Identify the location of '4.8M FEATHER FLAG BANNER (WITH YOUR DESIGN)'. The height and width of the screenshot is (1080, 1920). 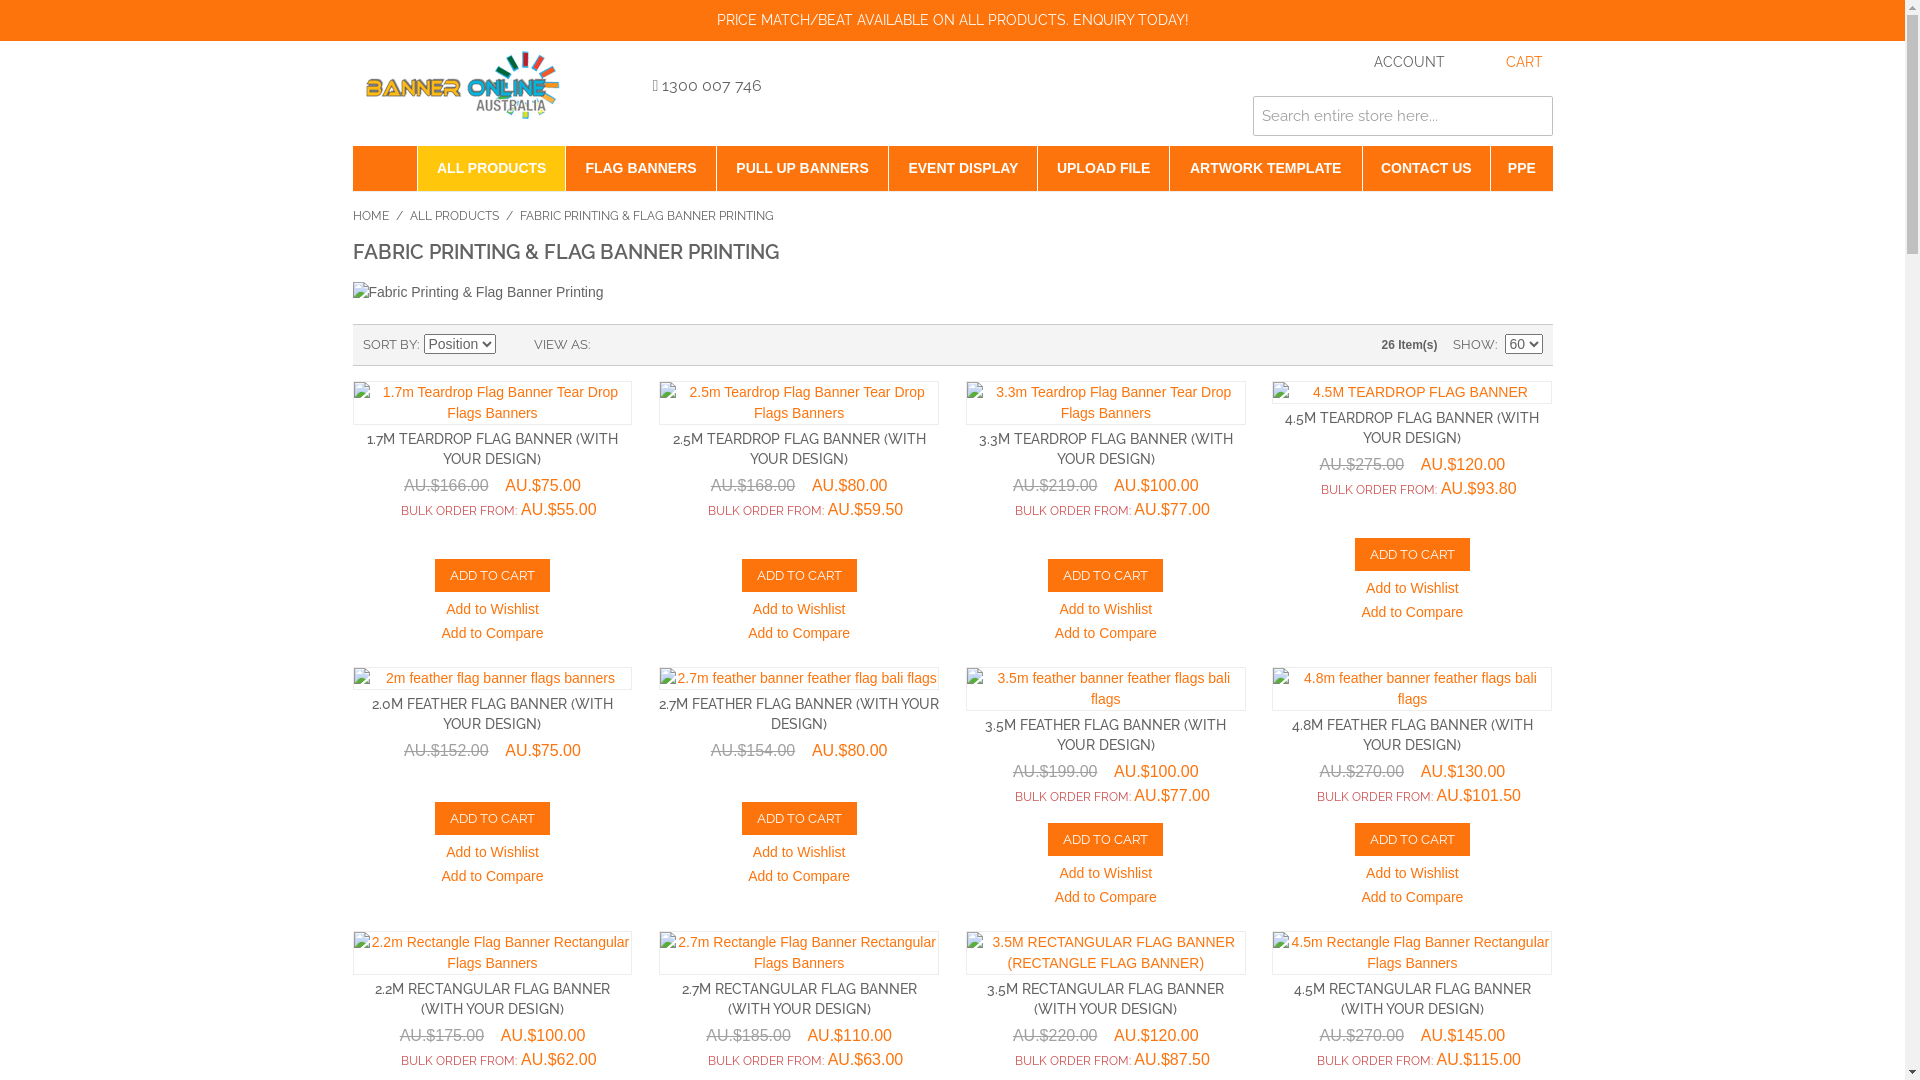
(1411, 735).